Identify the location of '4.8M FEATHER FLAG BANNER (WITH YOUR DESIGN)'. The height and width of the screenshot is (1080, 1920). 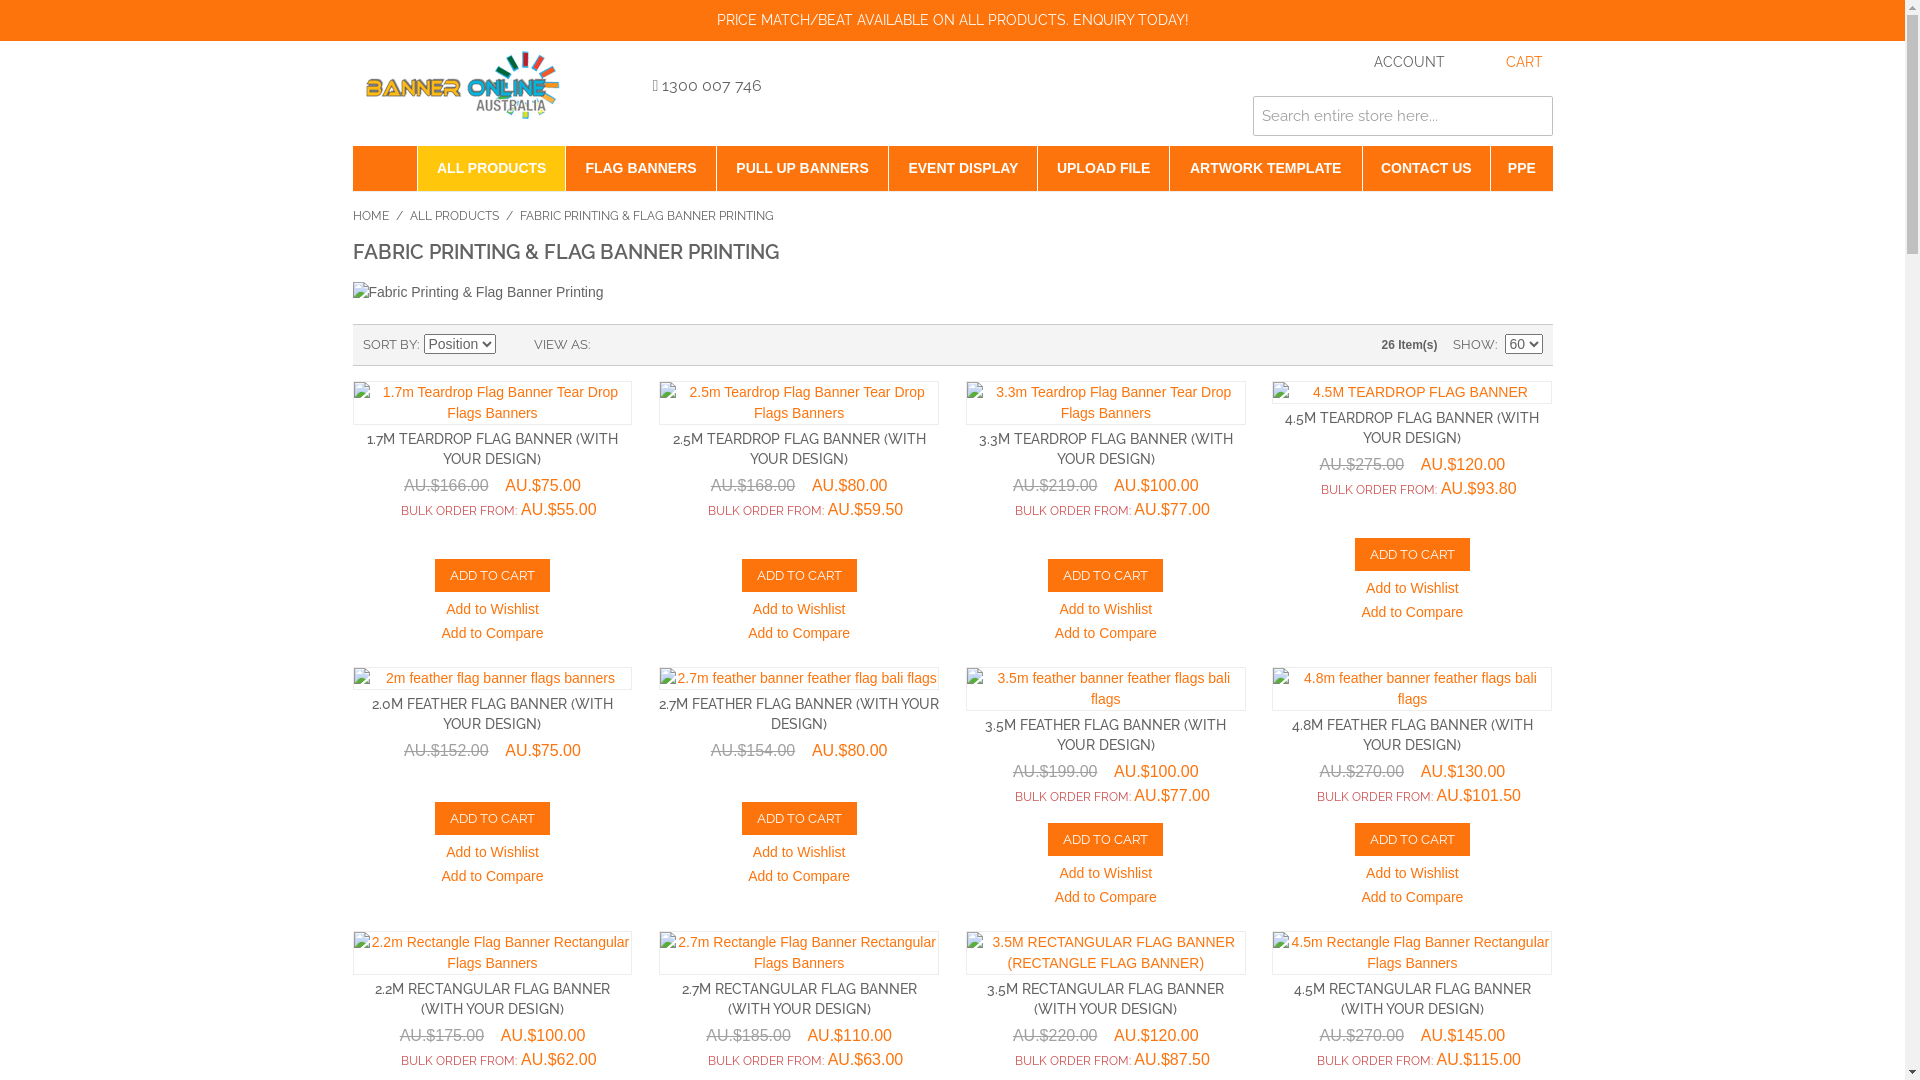
(1411, 735).